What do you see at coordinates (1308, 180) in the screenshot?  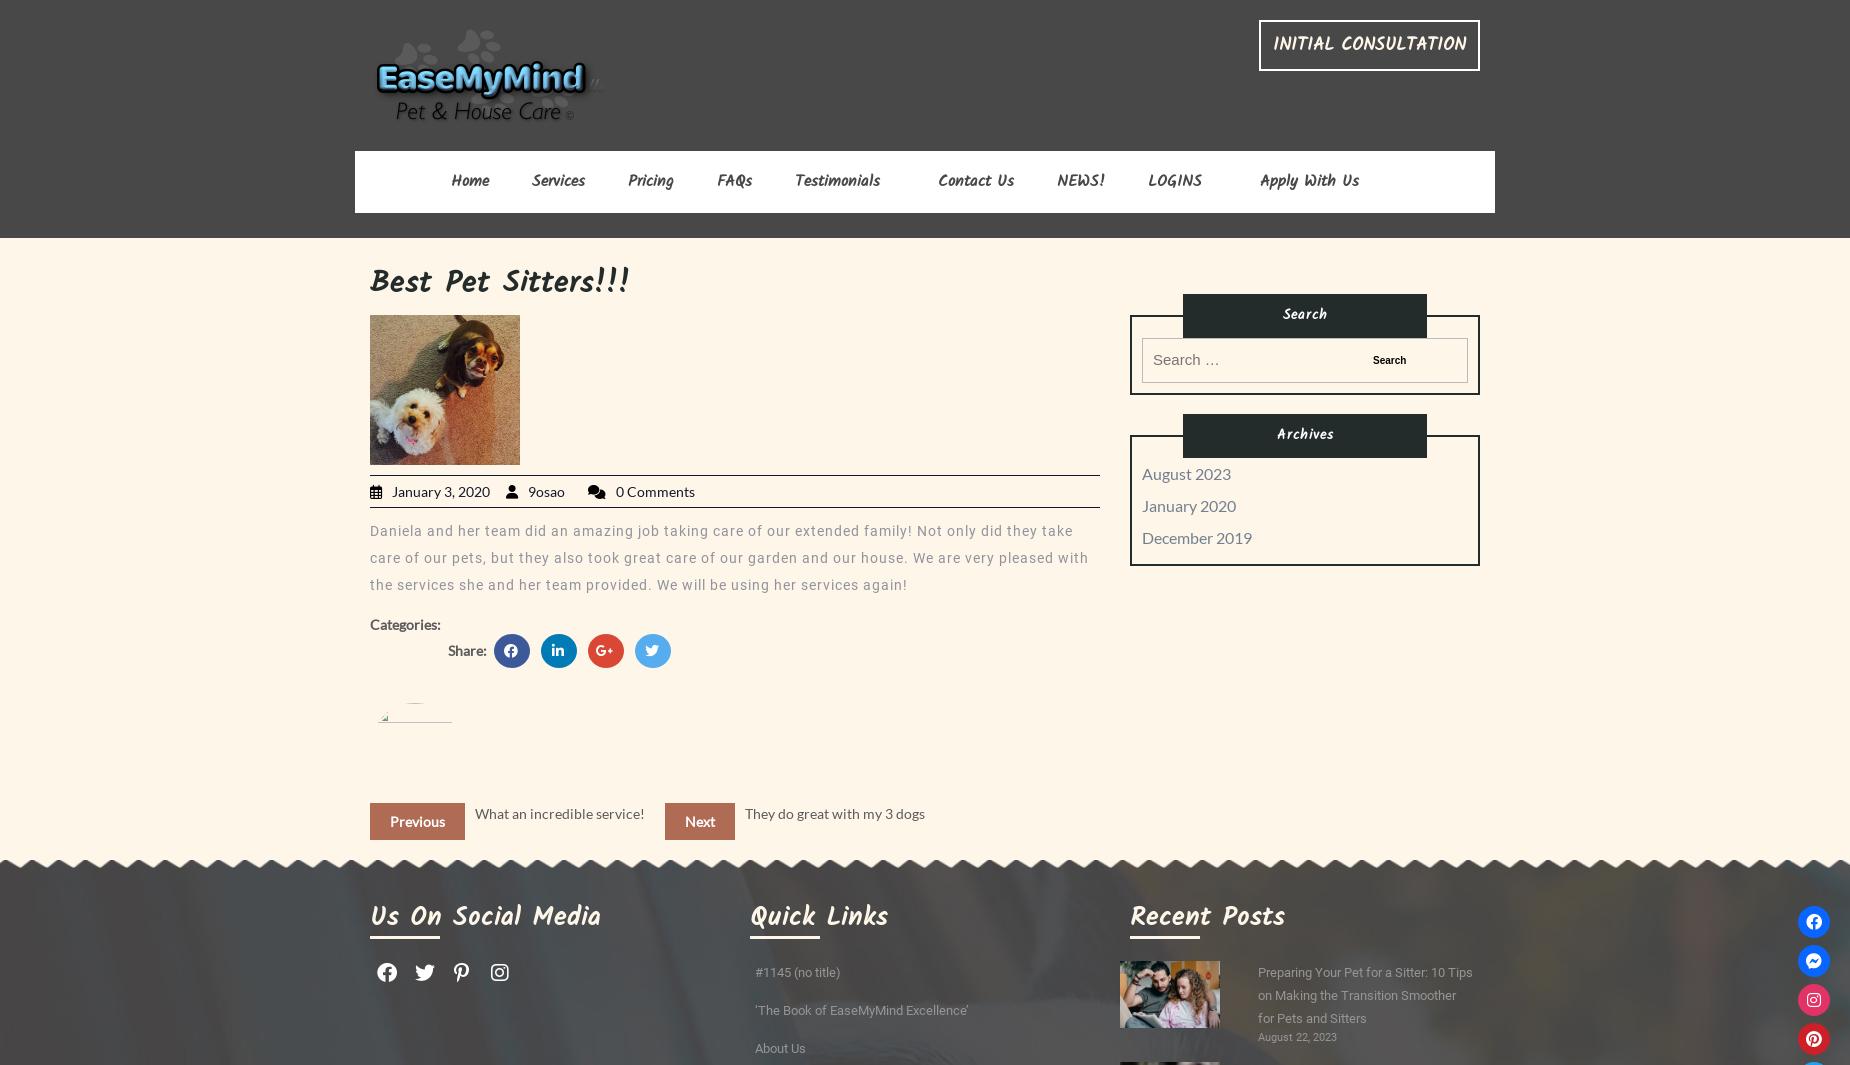 I see `'Apply With Us'` at bounding box center [1308, 180].